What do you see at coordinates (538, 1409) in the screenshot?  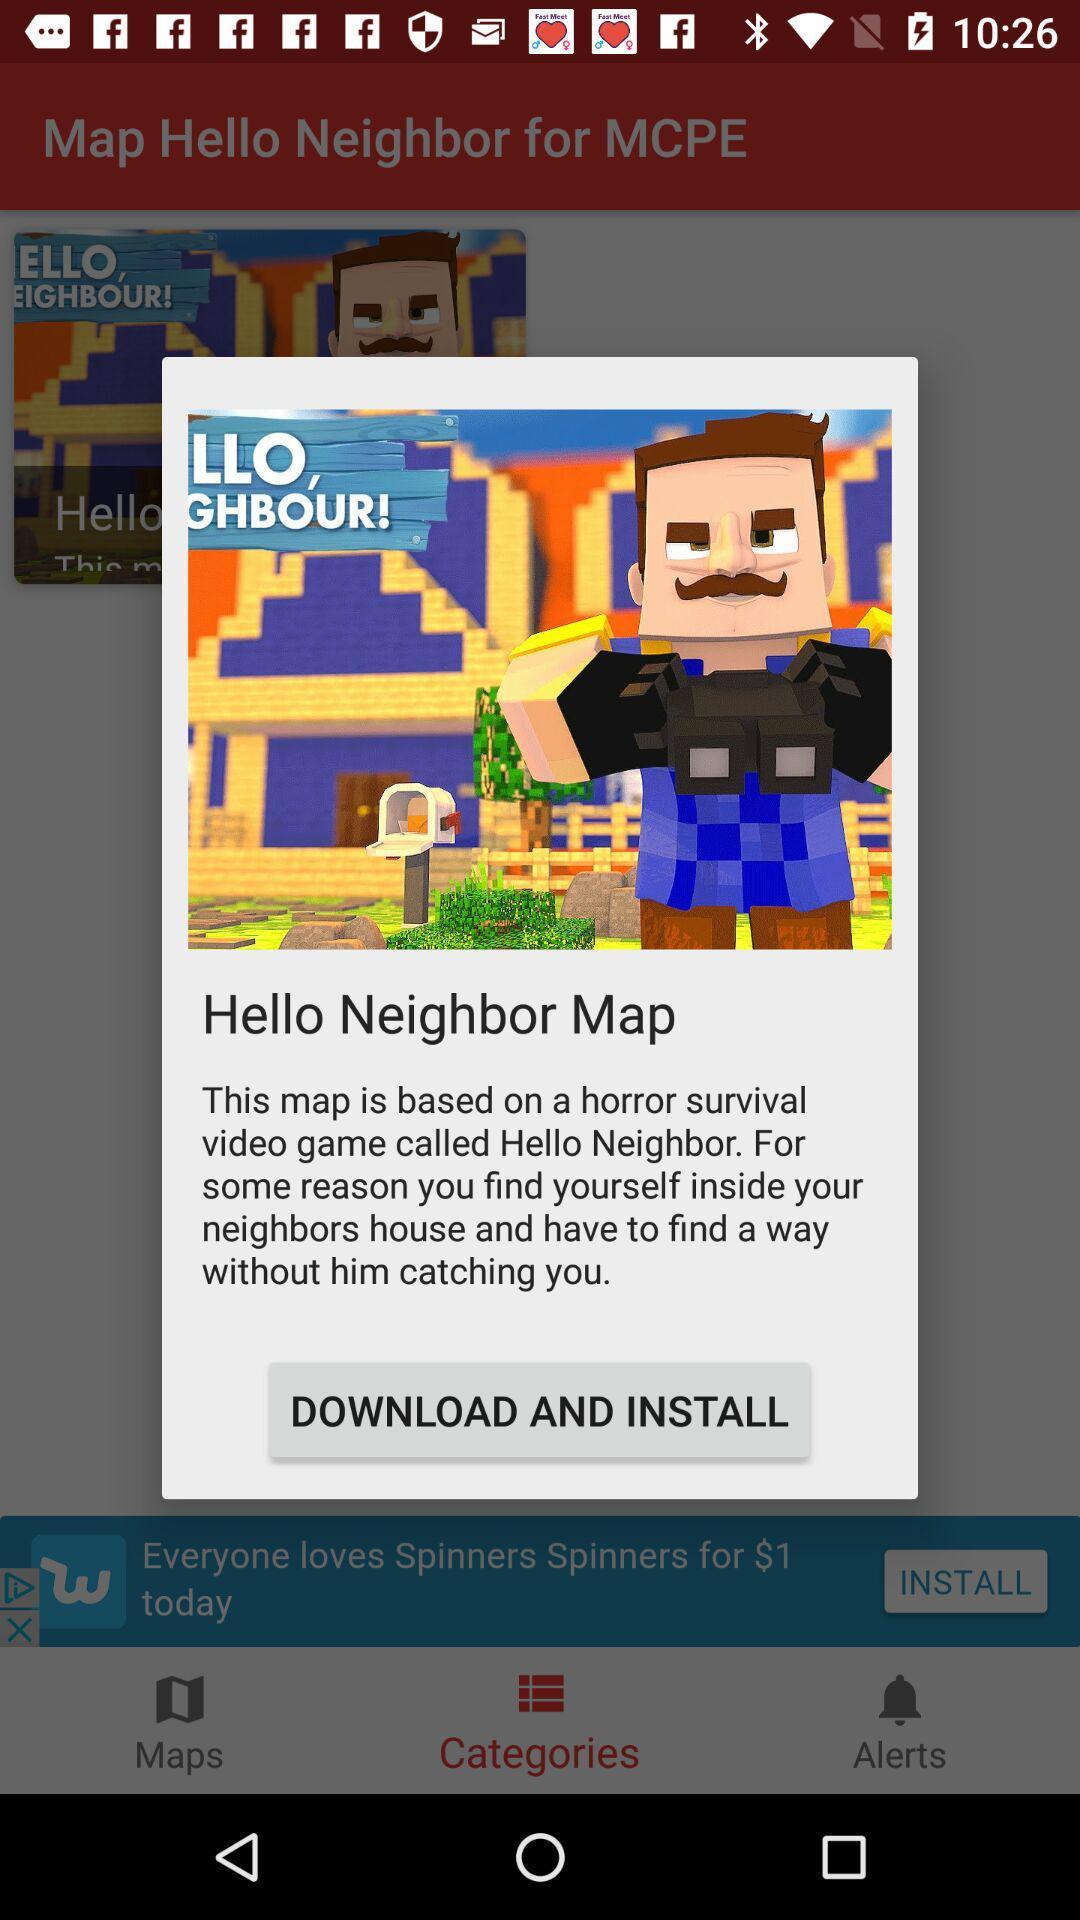 I see `download and install icon` at bounding box center [538, 1409].